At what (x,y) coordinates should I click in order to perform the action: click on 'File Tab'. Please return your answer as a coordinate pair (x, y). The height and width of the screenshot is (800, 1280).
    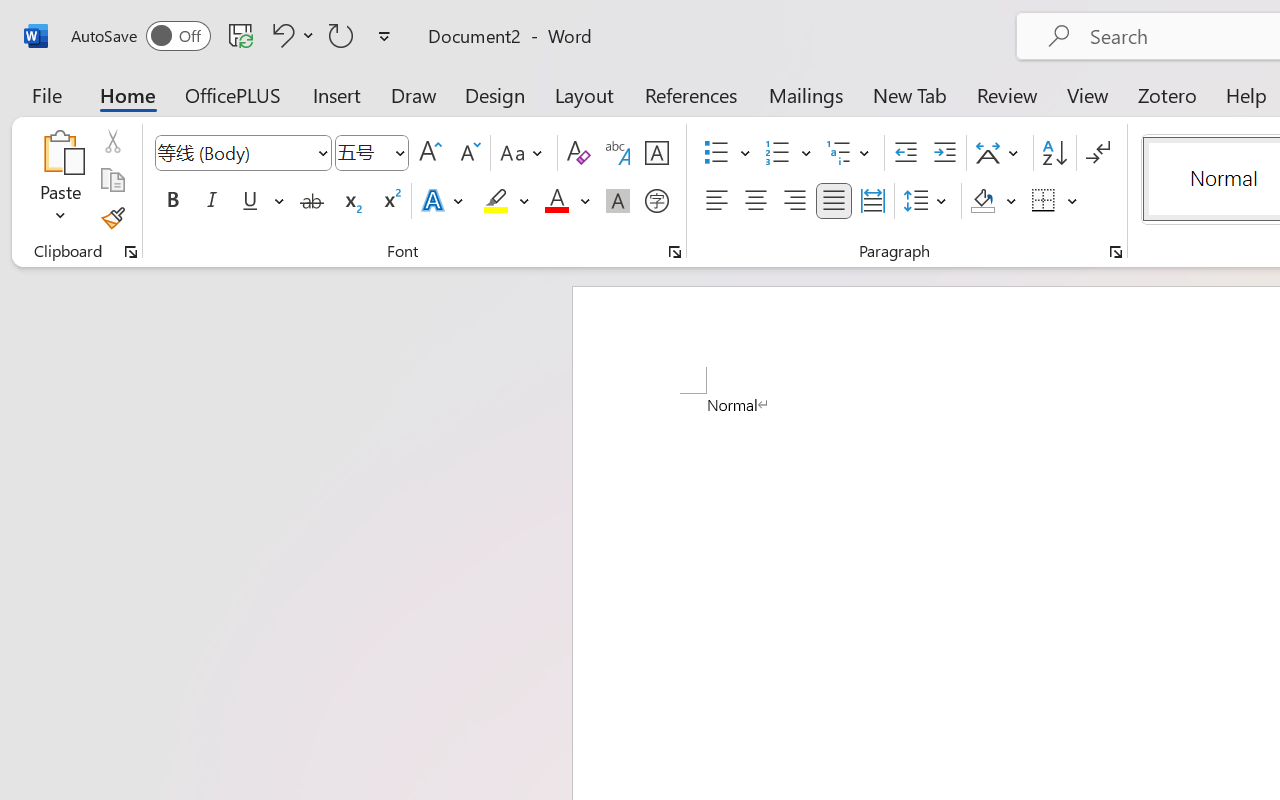
    Looking at the image, I should click on (46, 94).